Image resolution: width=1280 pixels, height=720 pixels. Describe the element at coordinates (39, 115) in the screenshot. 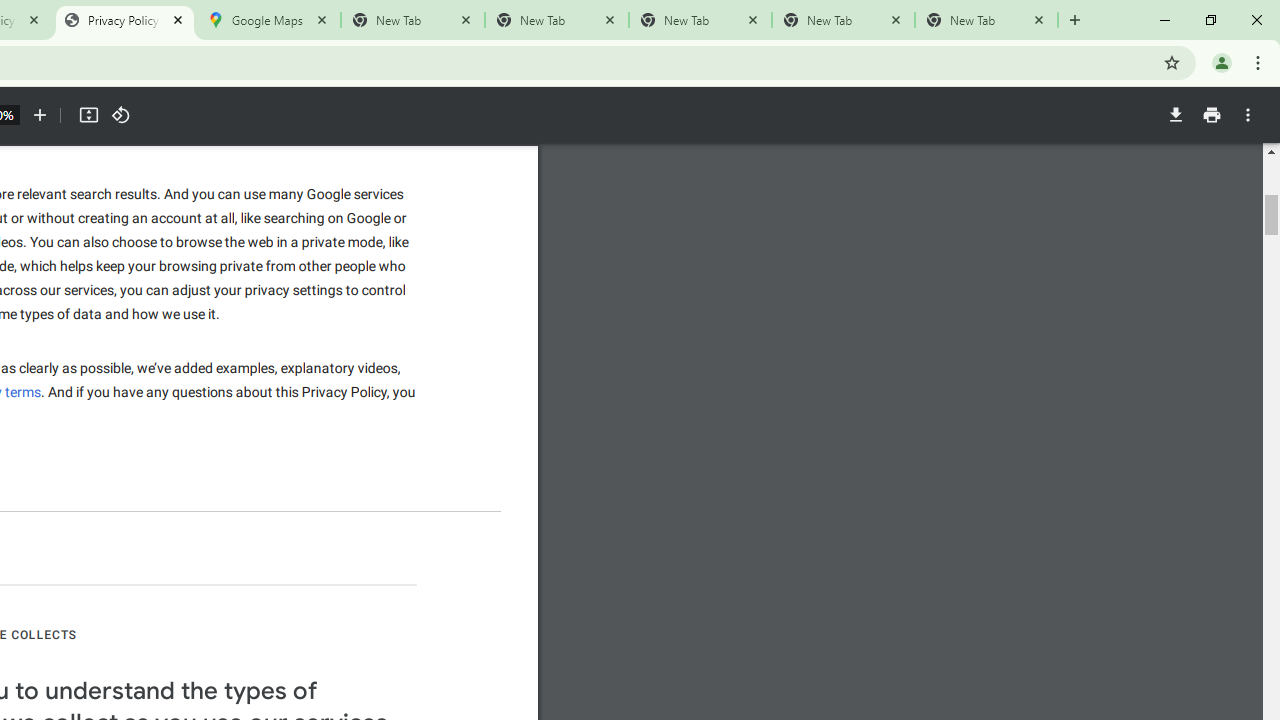

I see `'Zoom in'` at that location.